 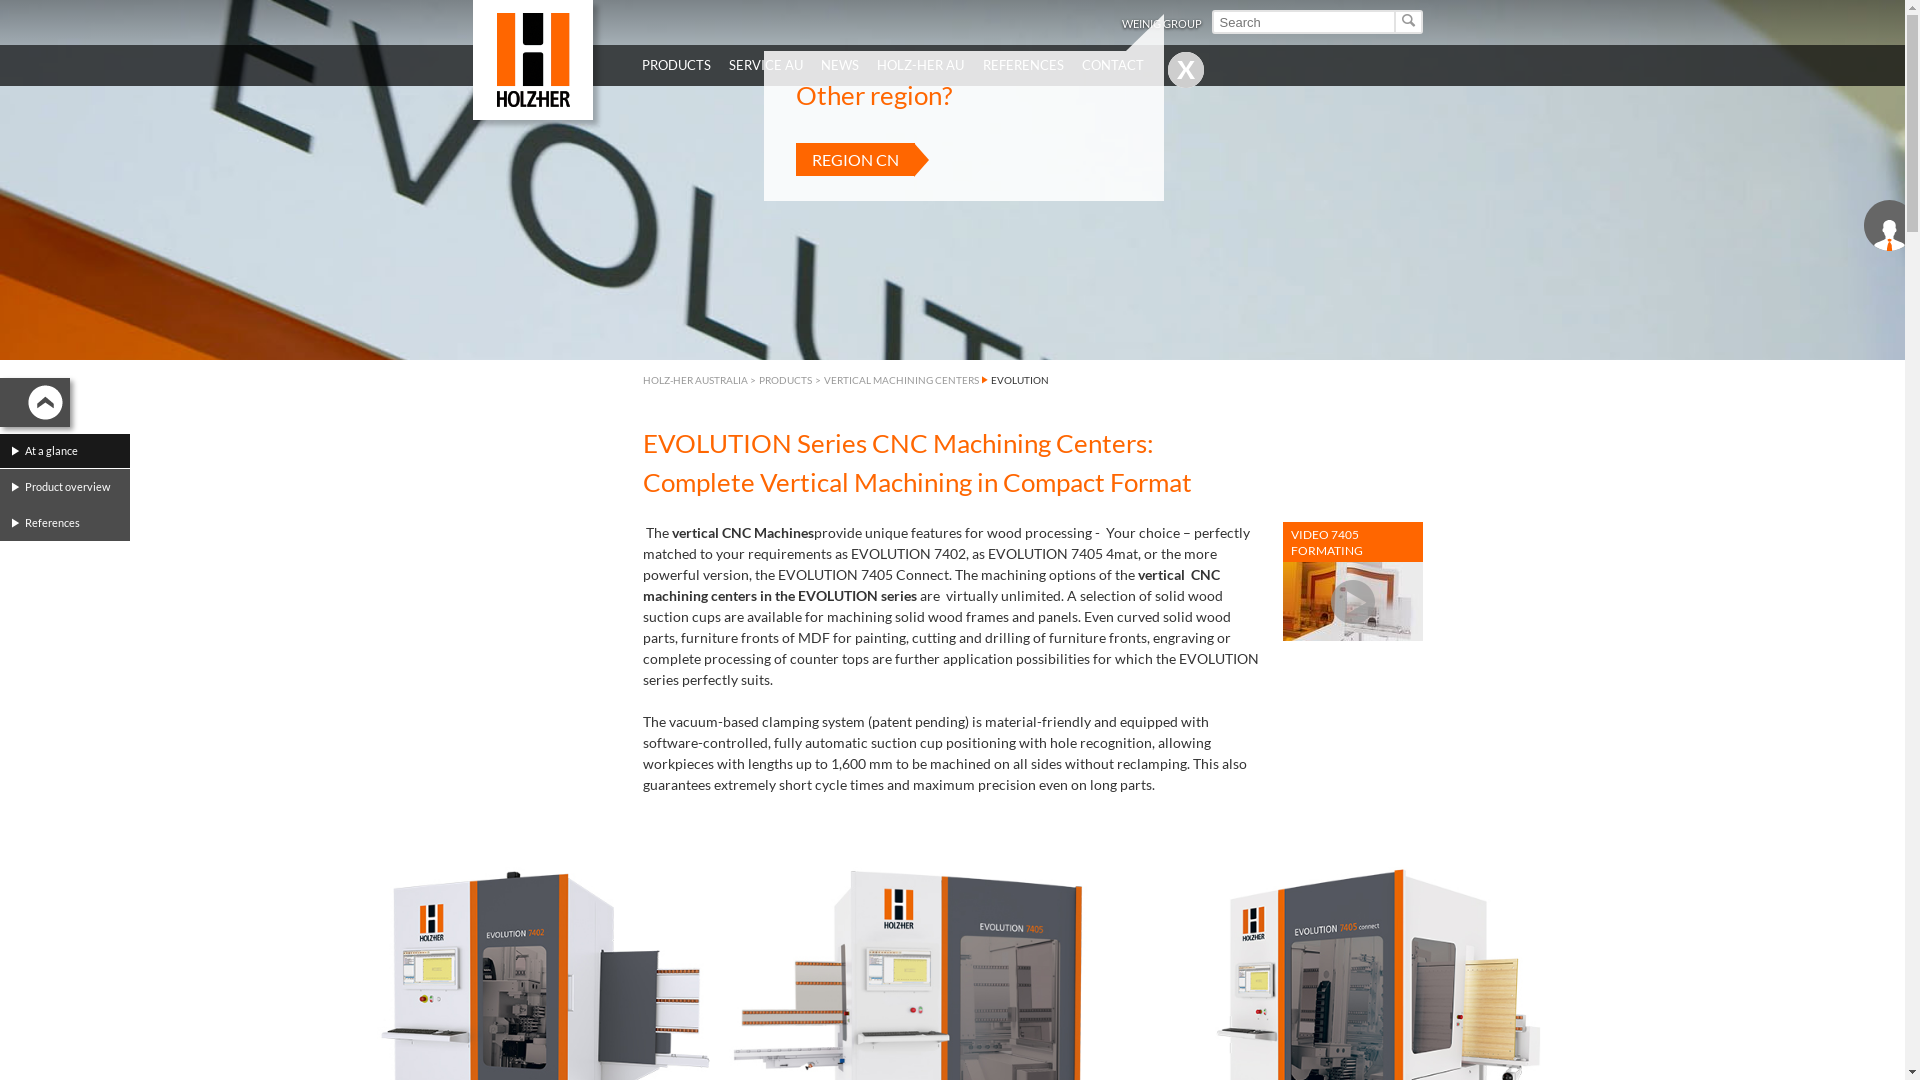 I want to click on 'At a glance', so click(x=70, y=451).